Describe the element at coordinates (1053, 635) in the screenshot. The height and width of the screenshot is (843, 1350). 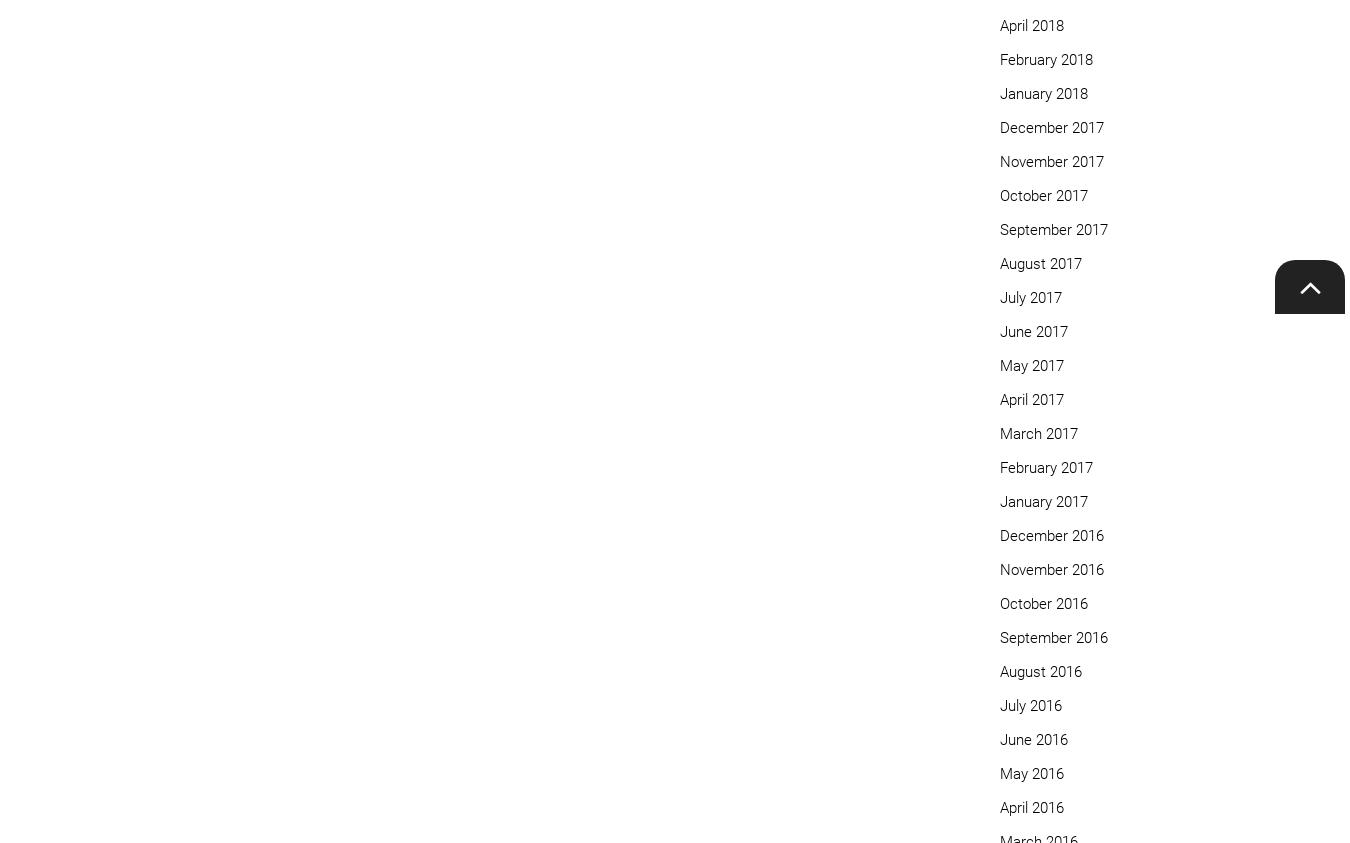
I see `'September 2016'` at that location.